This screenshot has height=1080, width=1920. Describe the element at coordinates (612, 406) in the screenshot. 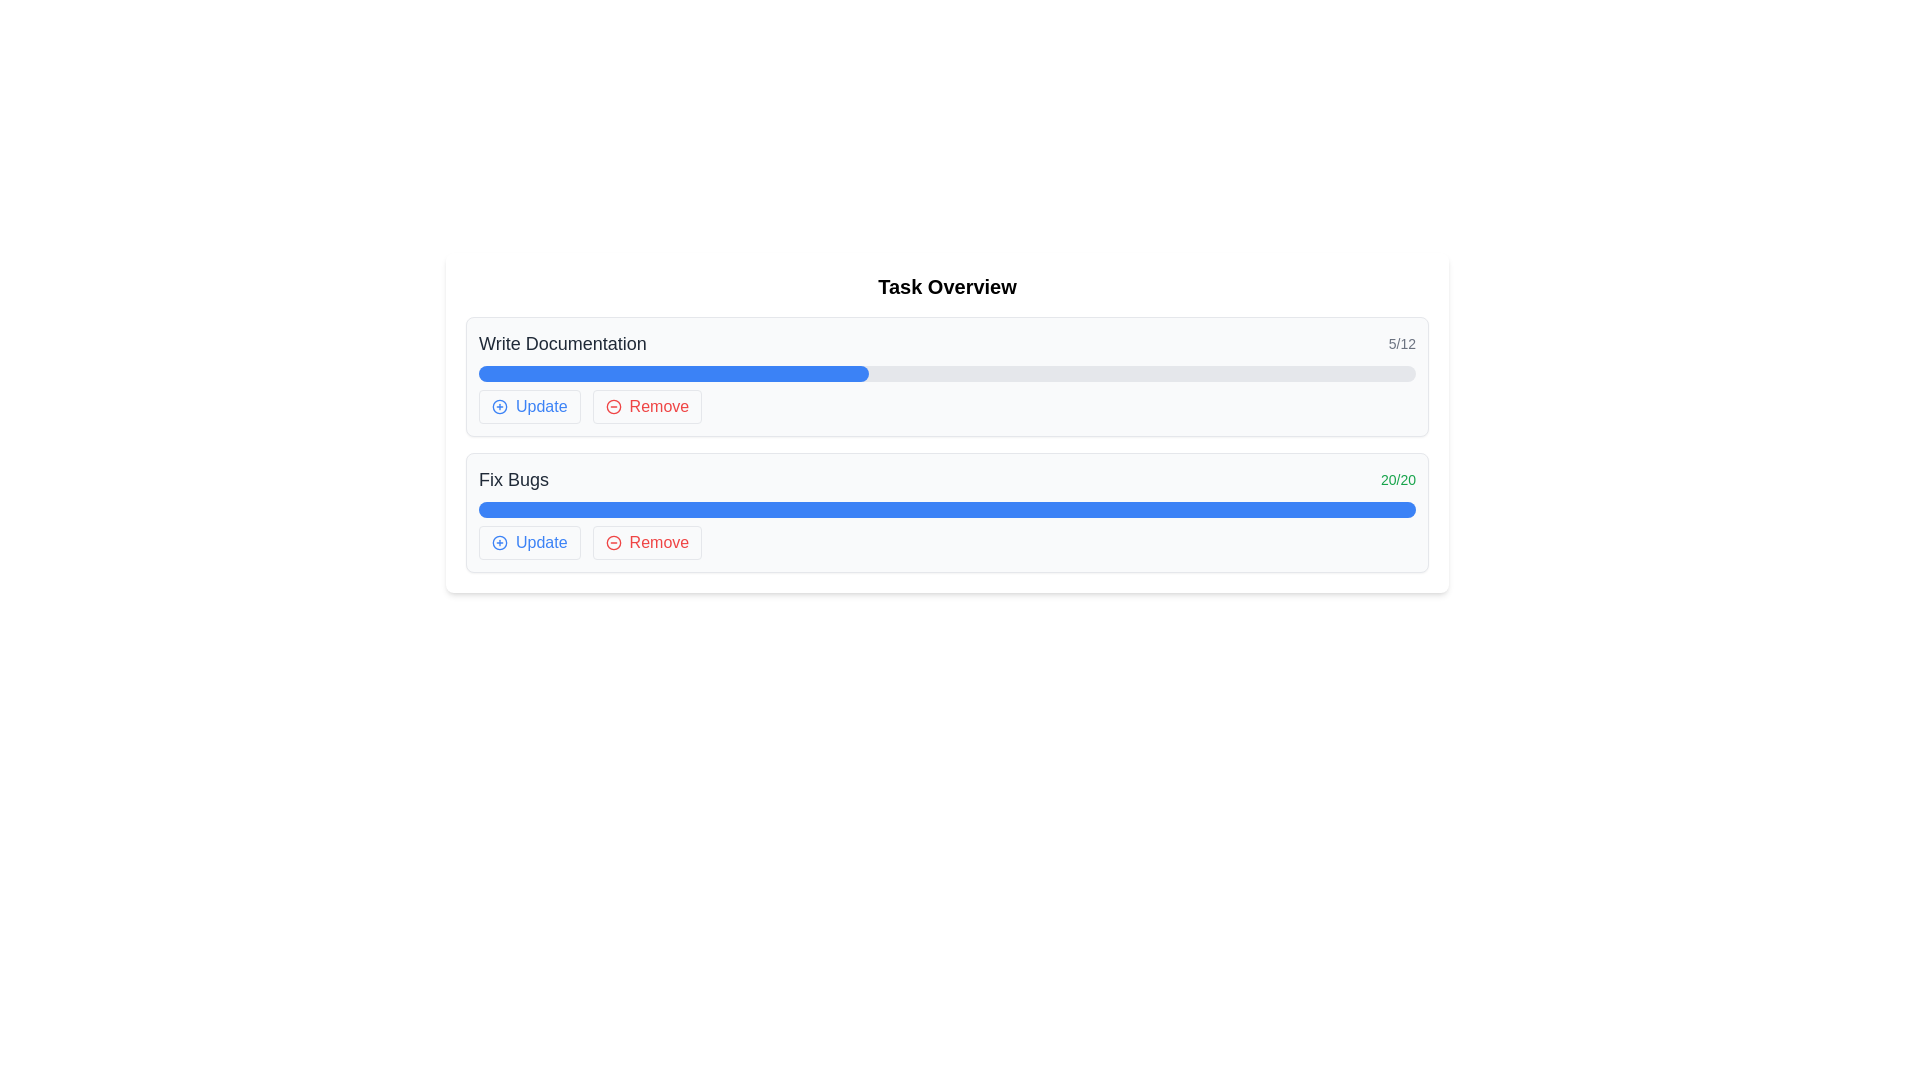

I see `the circular outline icon that represents the function of removing or subtracting, located to the left of the 'Remove' button label in the 'Write Documentation' section` at that location.